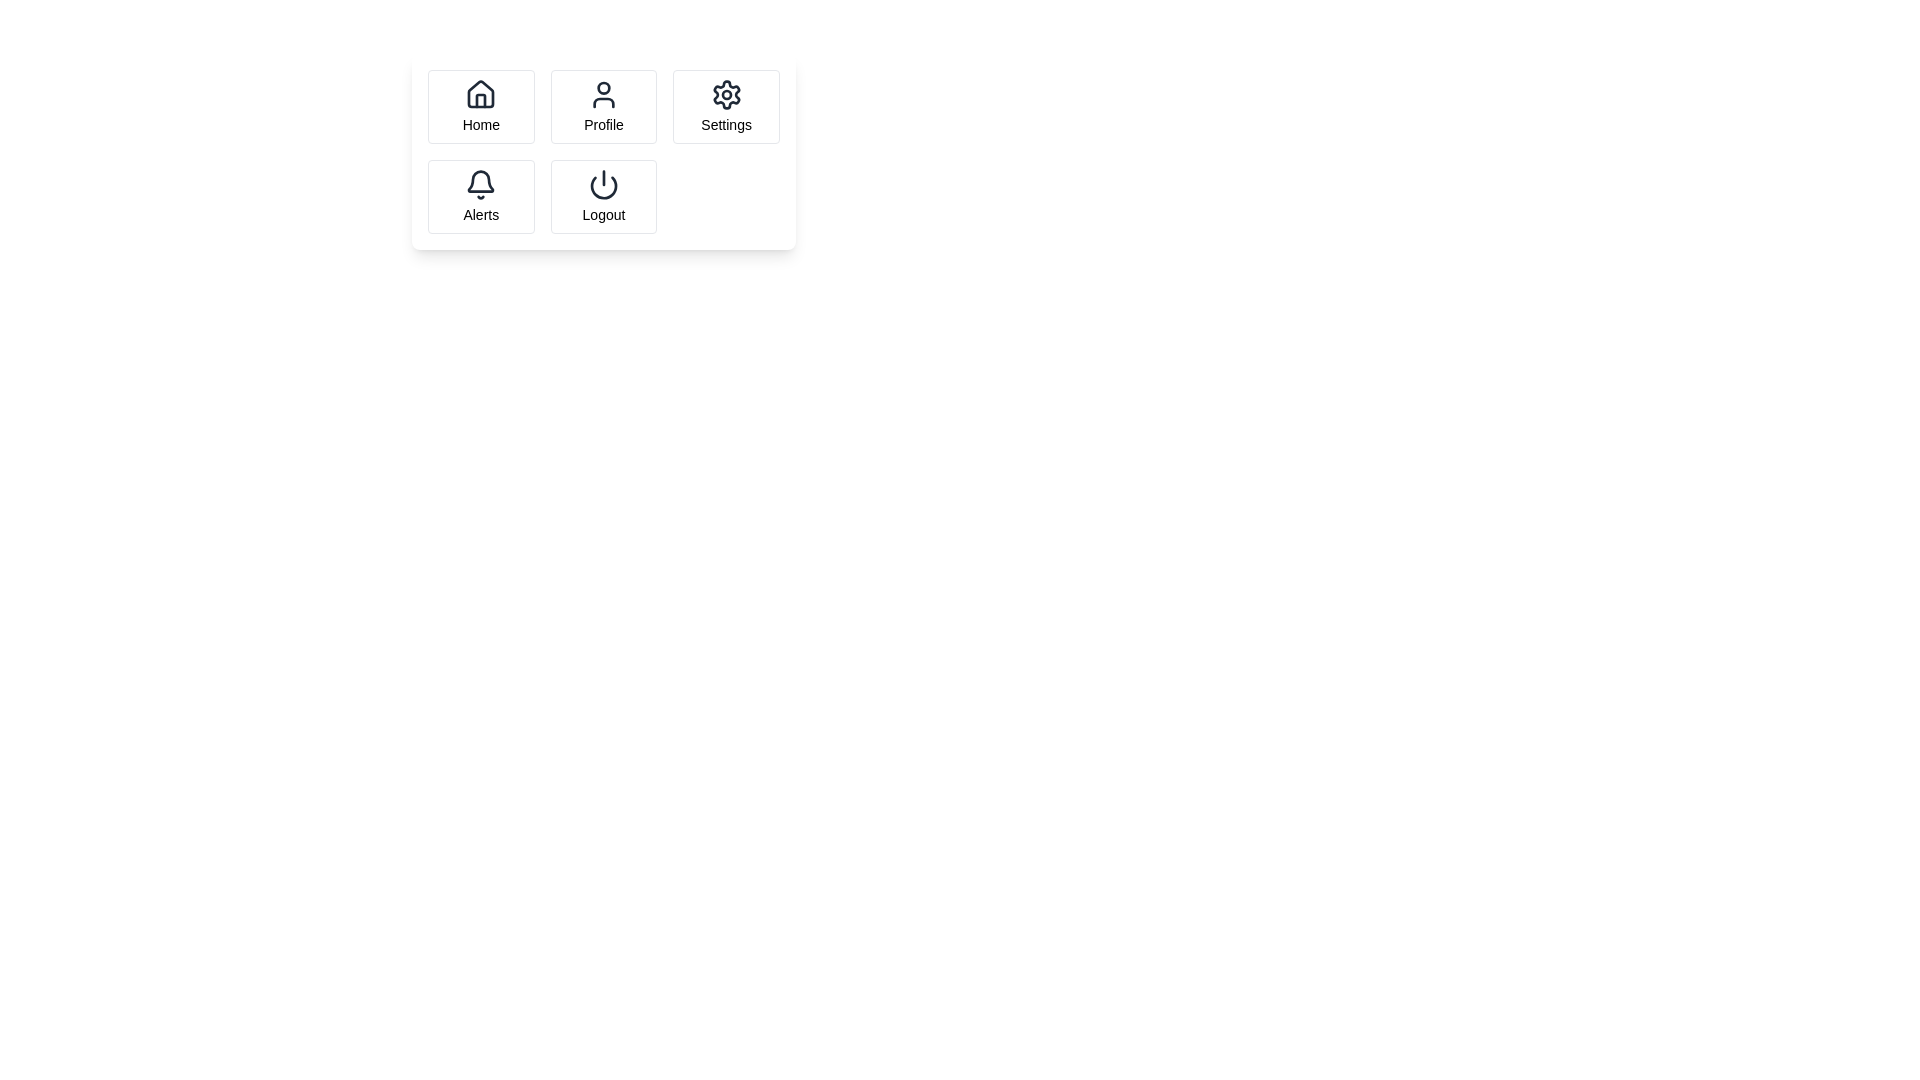 This screenshot has width=1920, height=1080. I want to click on the top-left navigation button with text and icon, so click(481, 107).